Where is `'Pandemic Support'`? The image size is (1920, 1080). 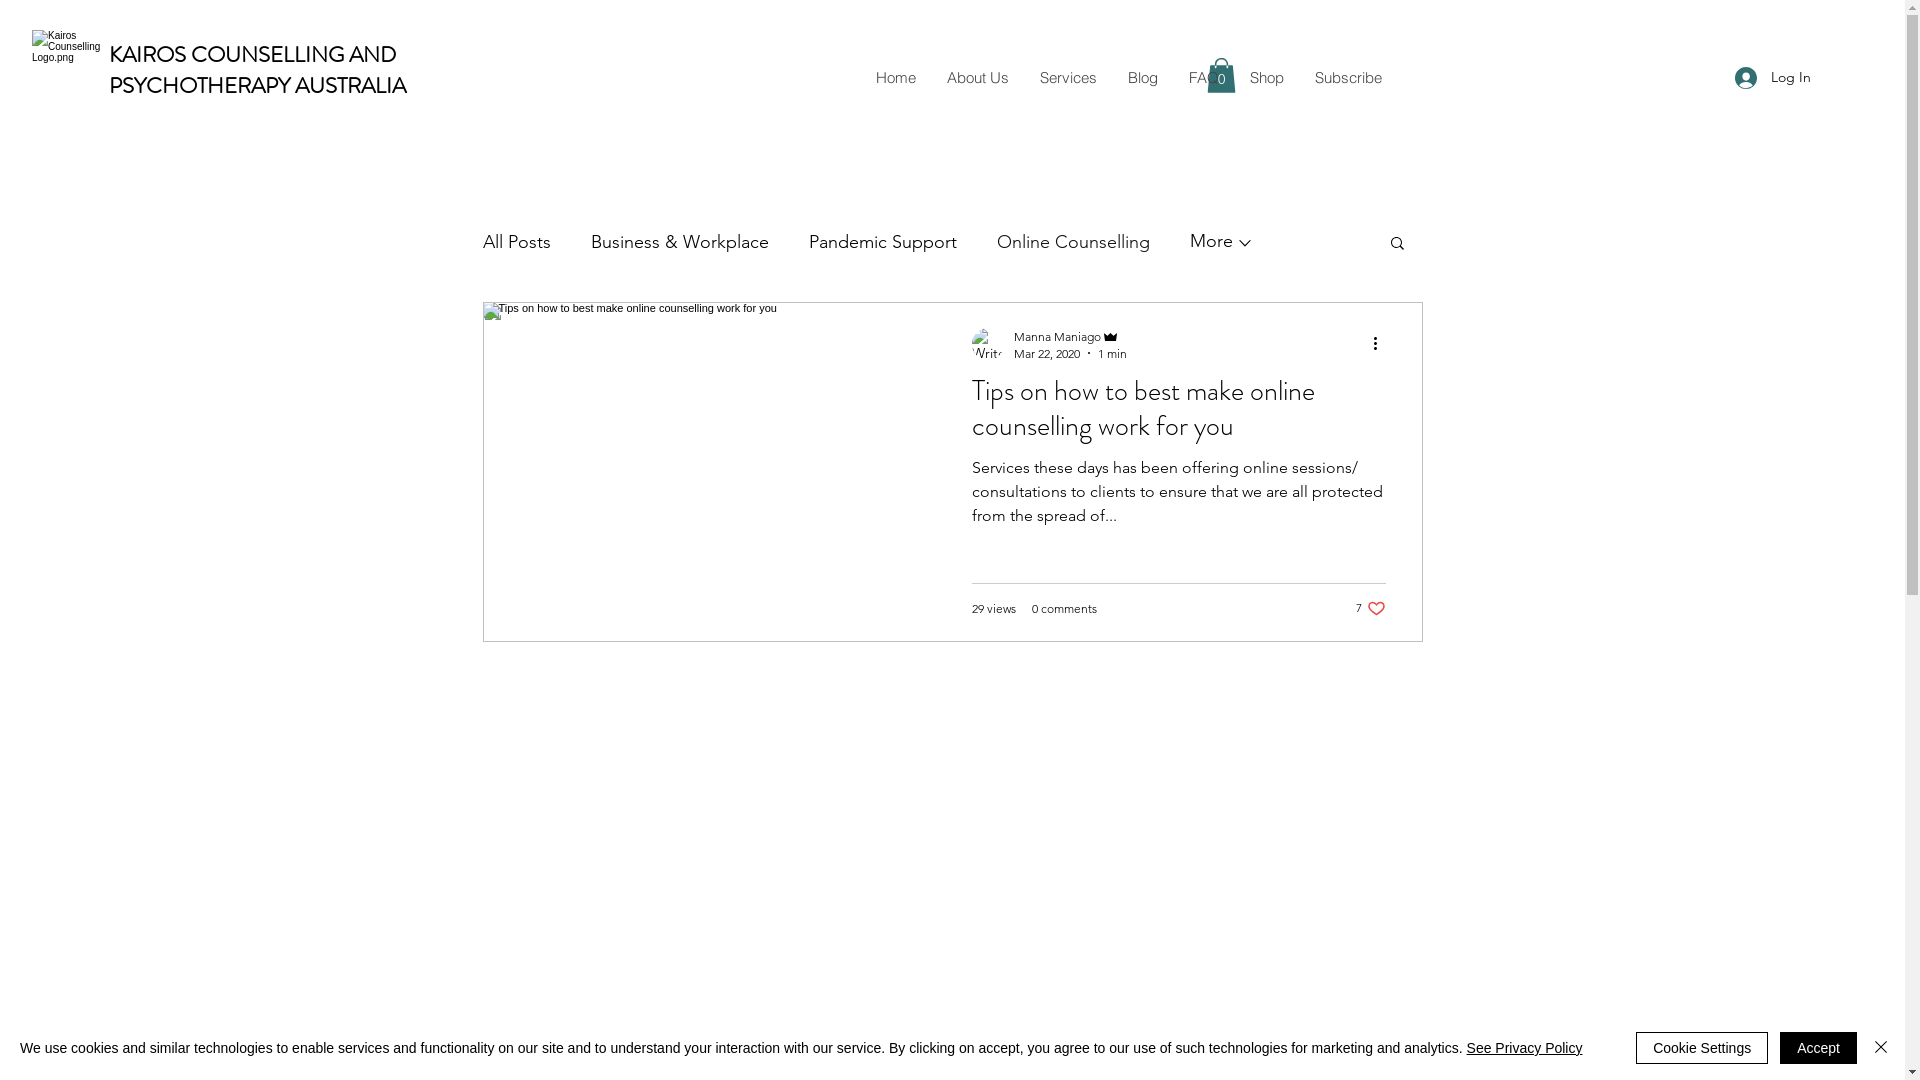
'Pandemic Support' is located at coordinates (881, 241).